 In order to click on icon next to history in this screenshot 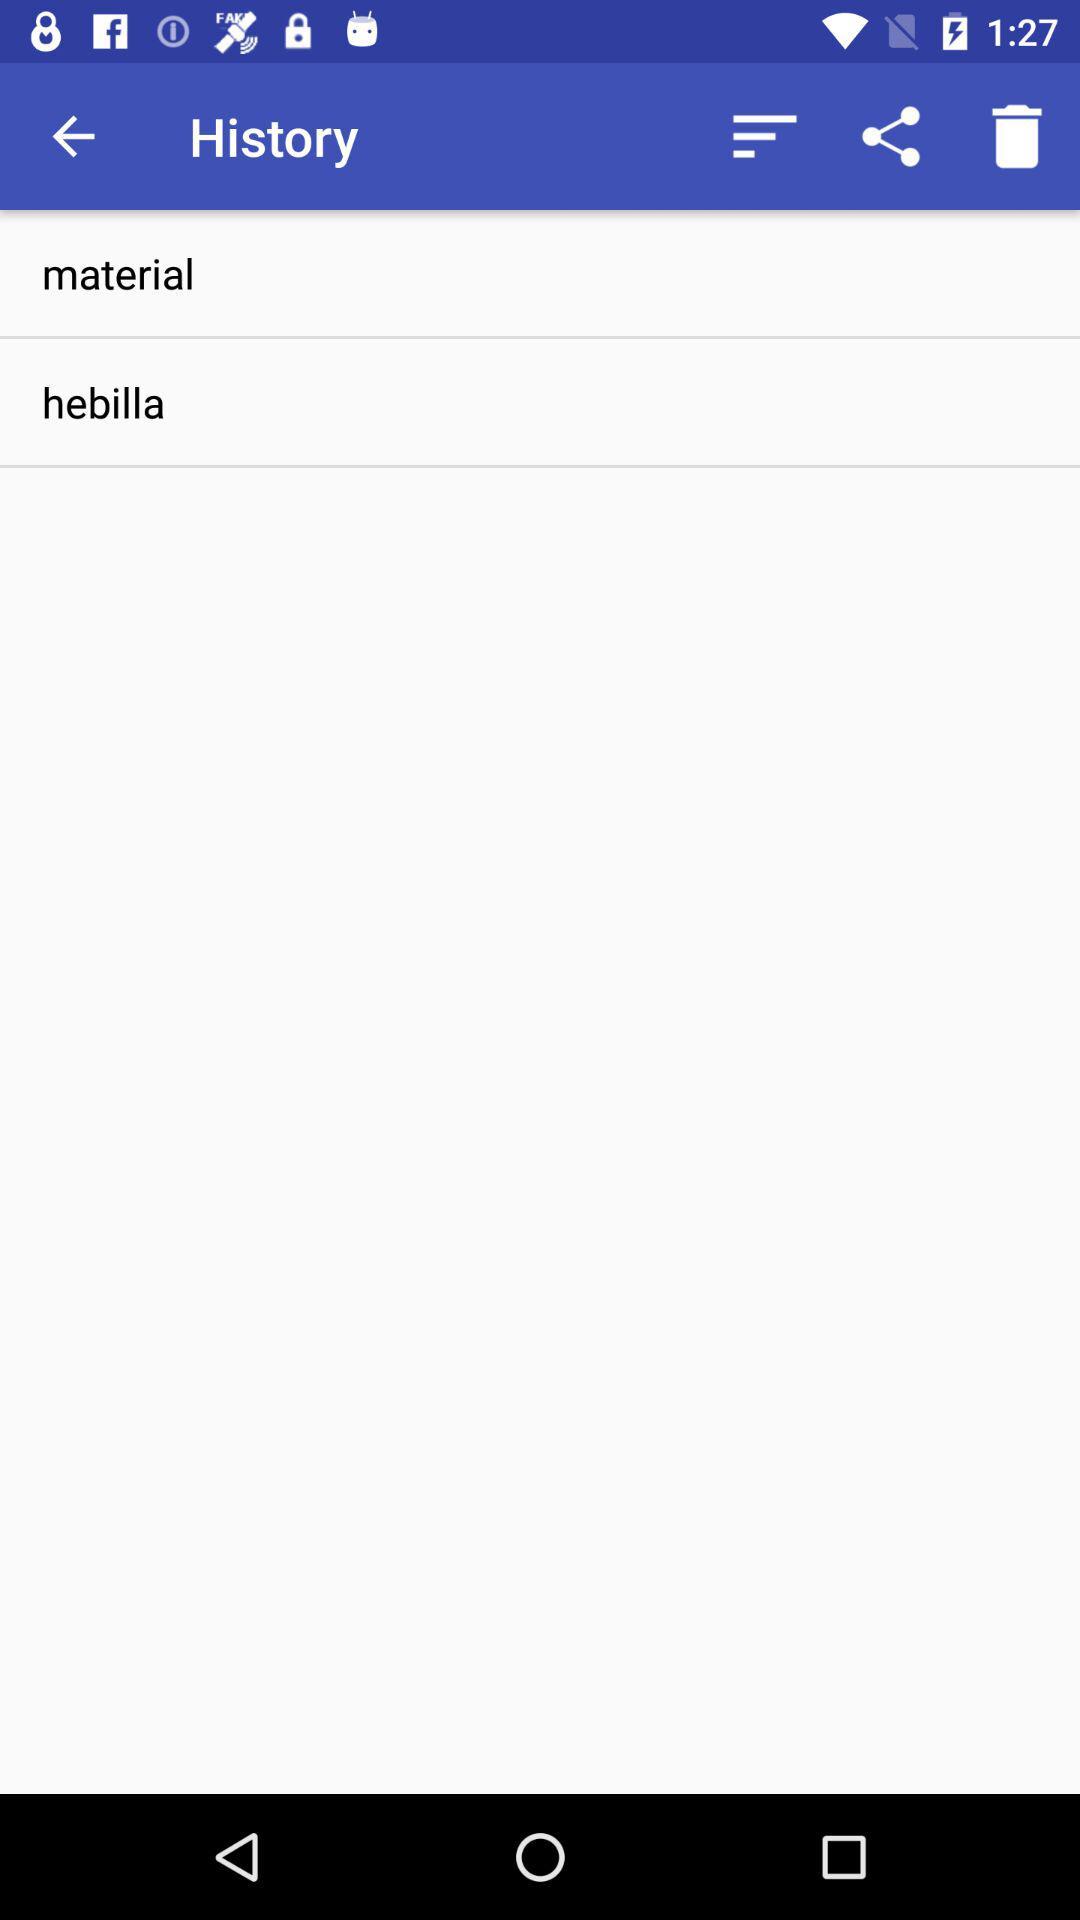, I will do `click(764, 135)`.